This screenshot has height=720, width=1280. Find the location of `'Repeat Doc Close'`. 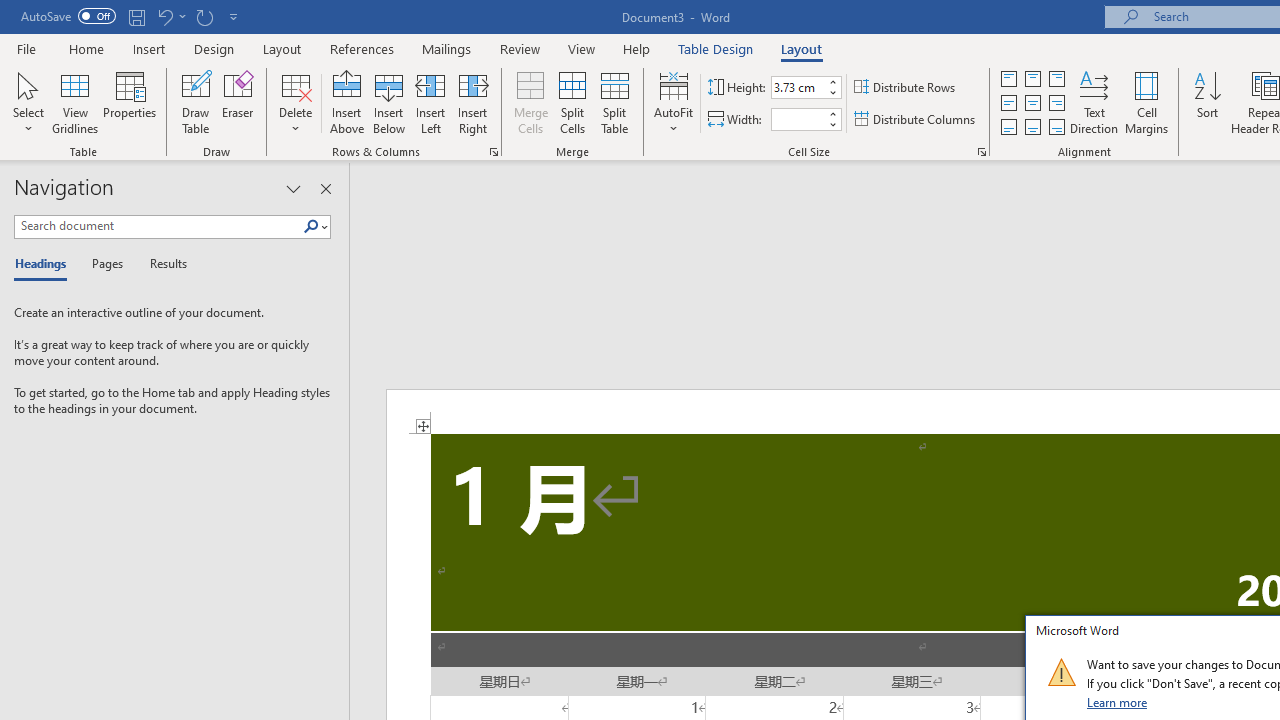

'Repeat Doc Close' is located at coordinates (204, 16).